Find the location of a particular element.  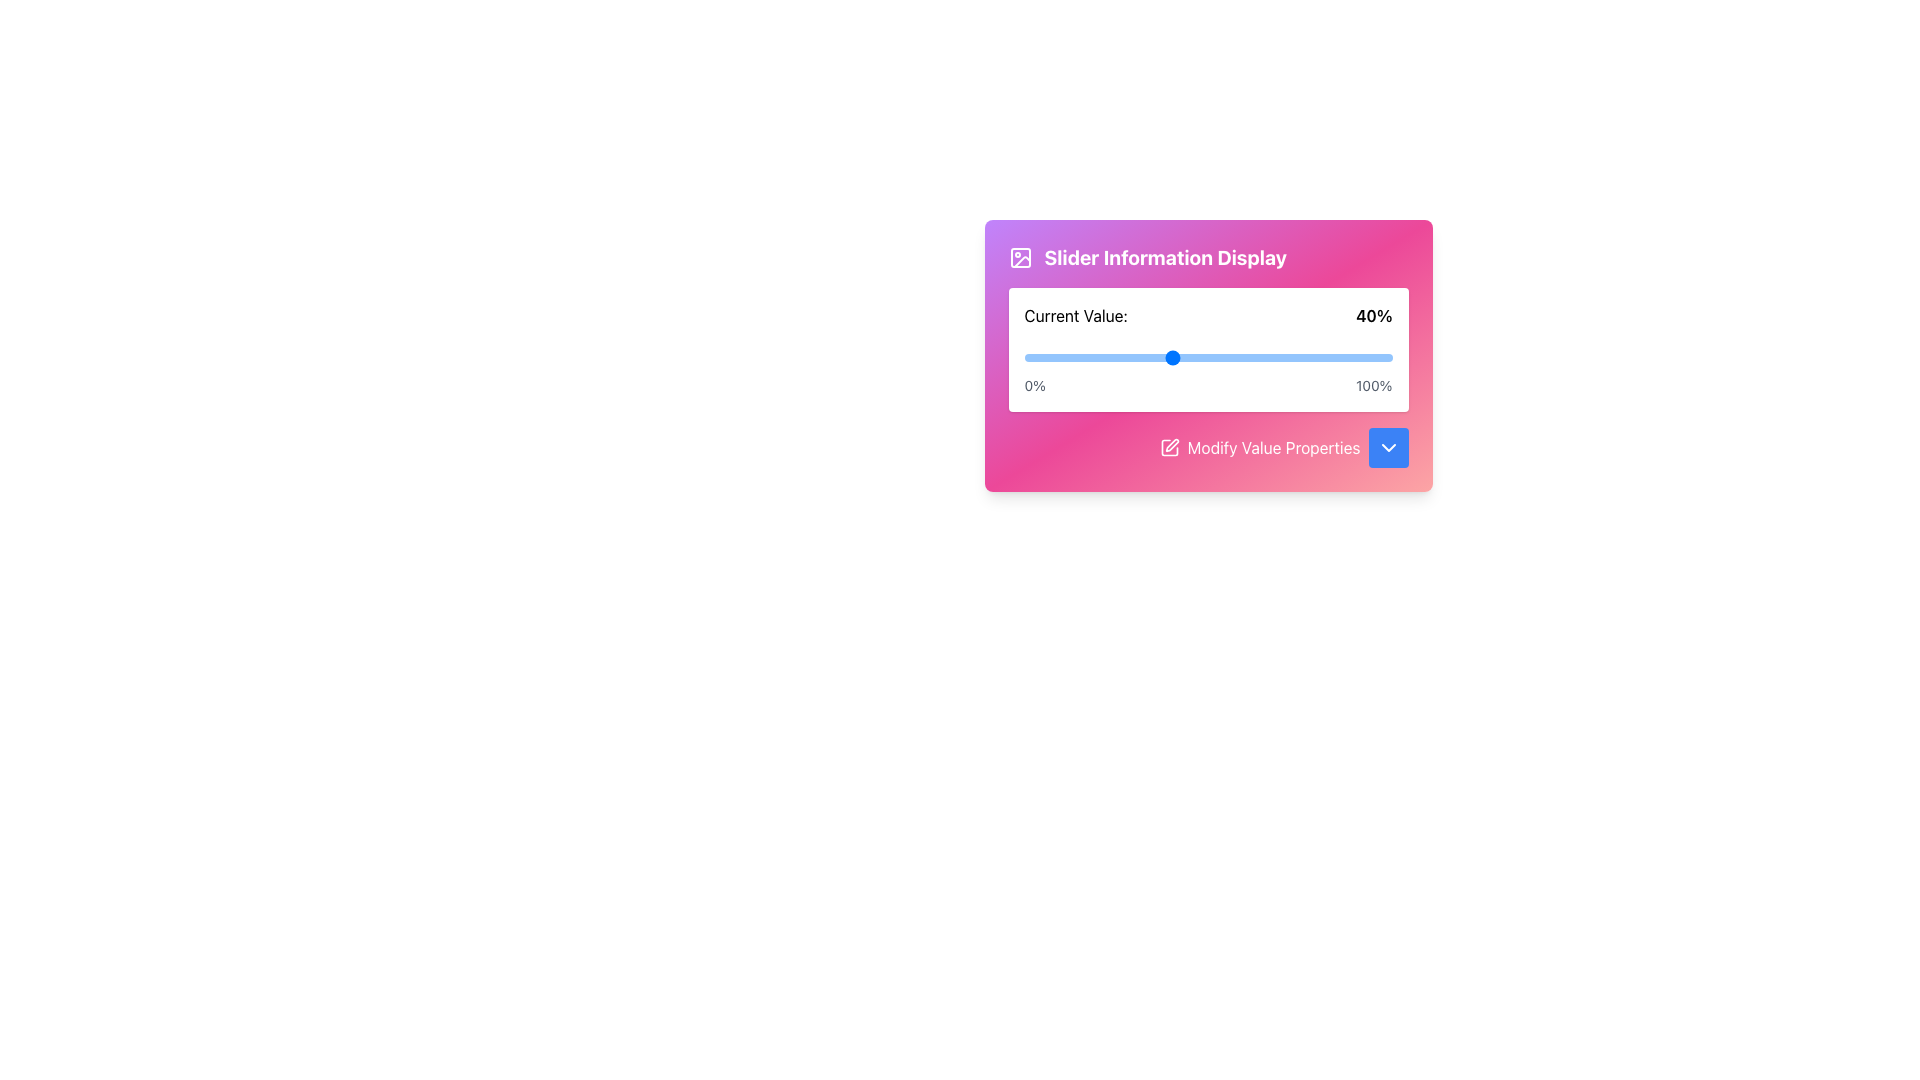

the text label indicating the maximum value of the slider, which displays '100%' and is located at the bottom-right of the horizontal slider is located at coordinates (1373, 385).